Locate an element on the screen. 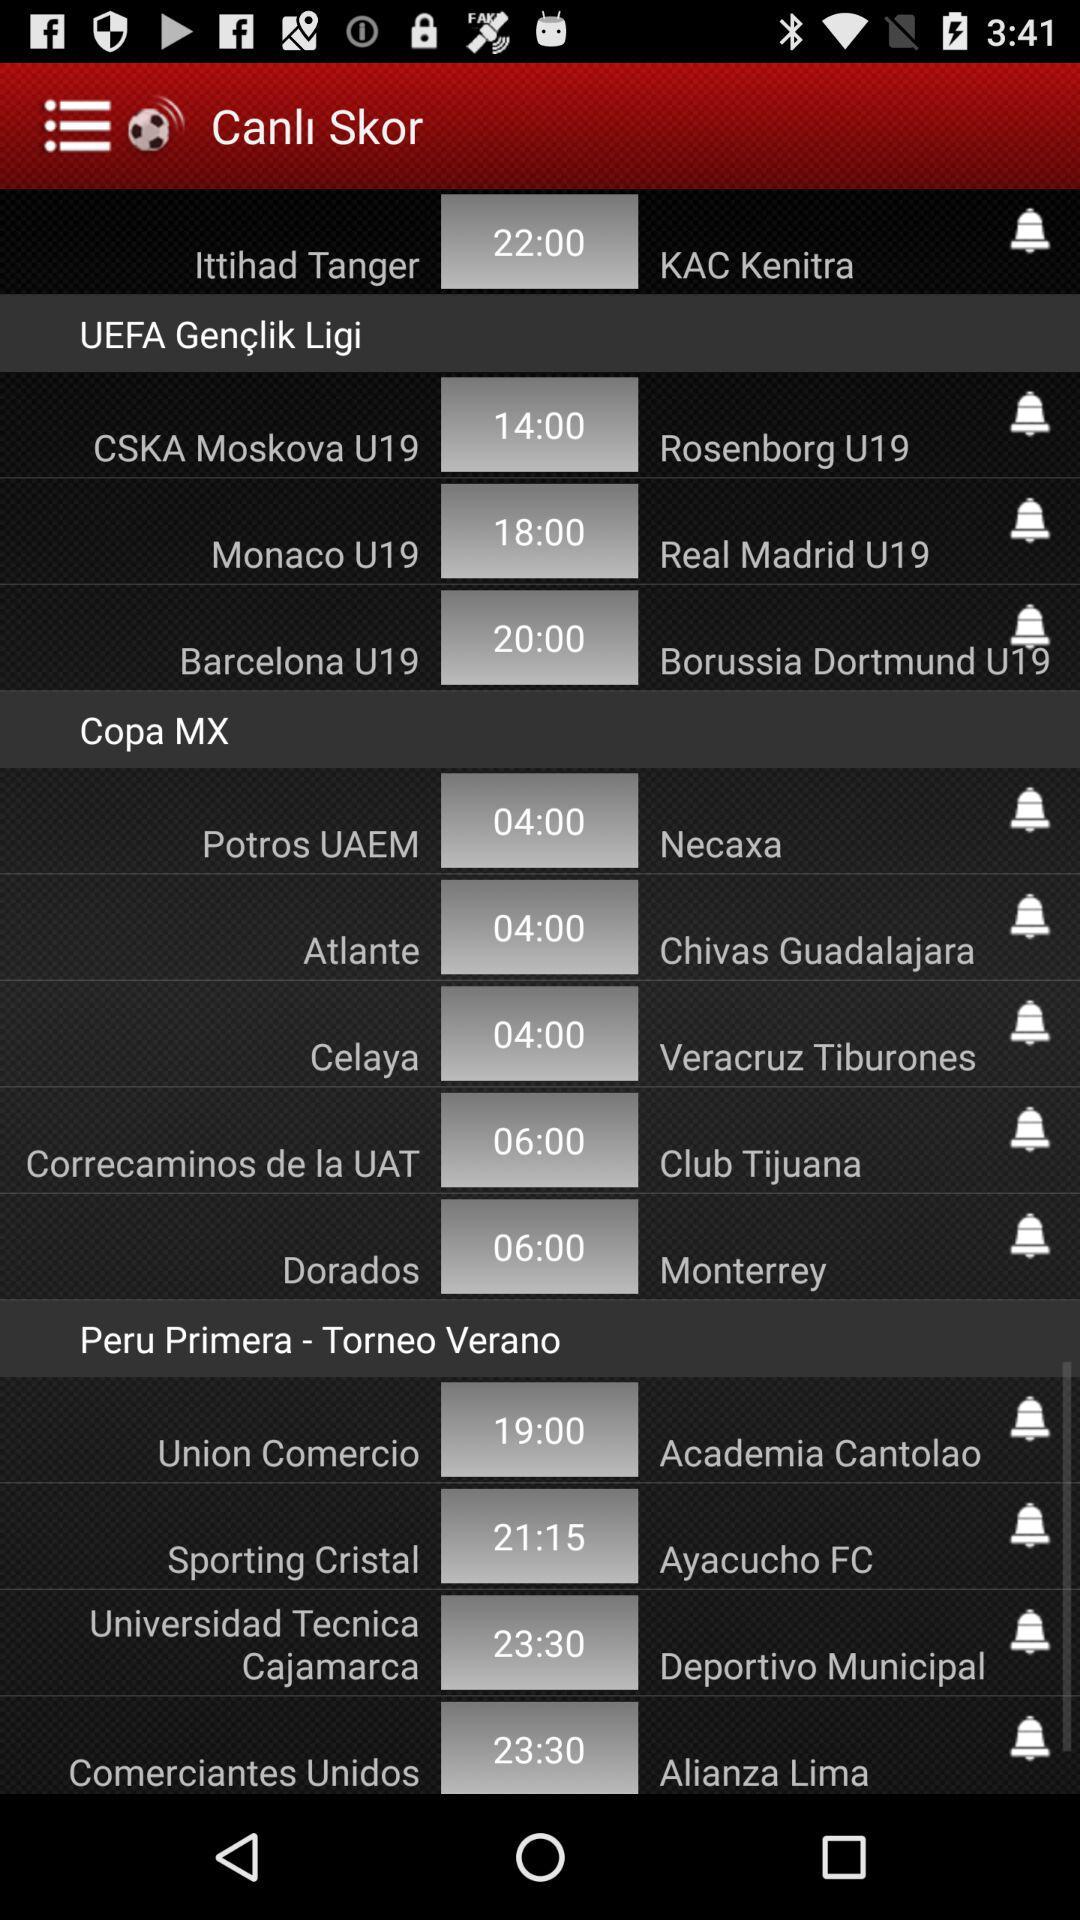 The image size is (1080, 1920). notification button is located at coordinates (1029, 915).